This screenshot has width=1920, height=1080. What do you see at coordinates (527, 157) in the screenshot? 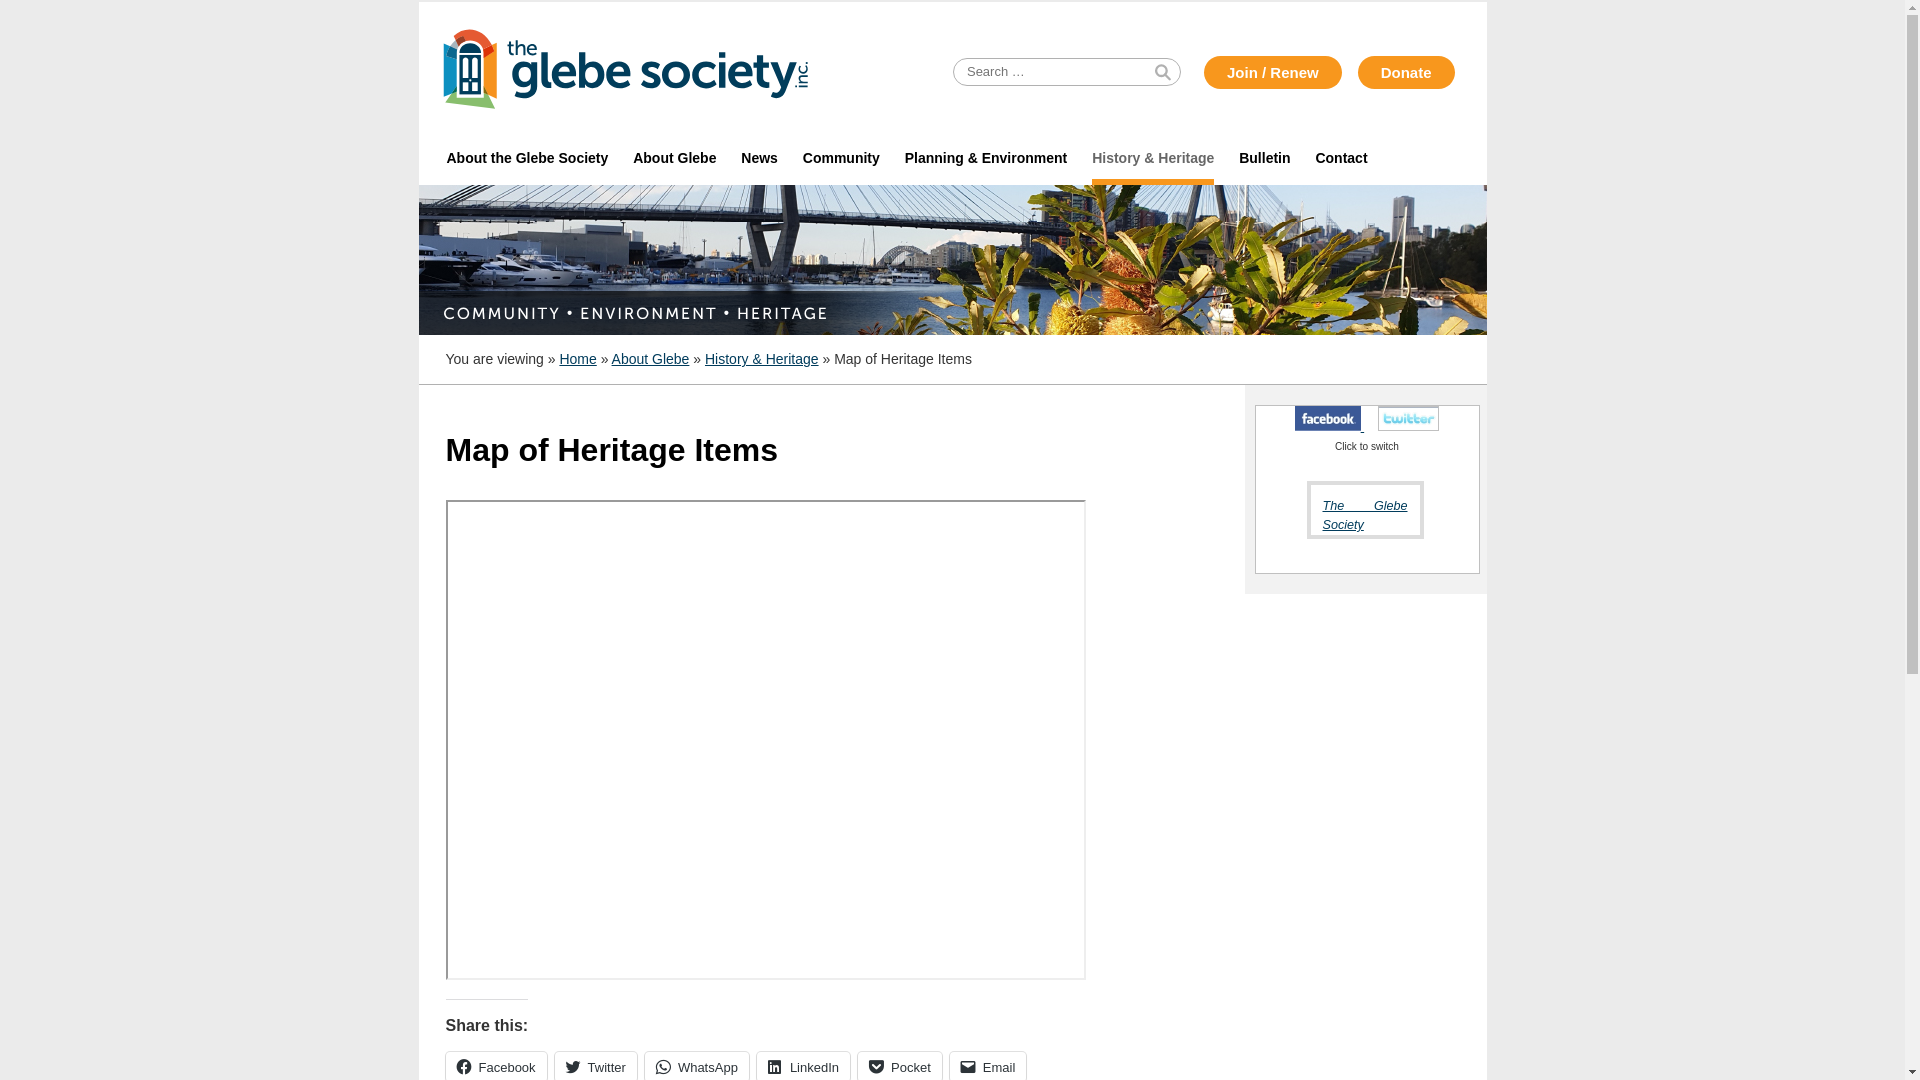
I see `'About the Glebe Society'` at bounding box center [527, 157].